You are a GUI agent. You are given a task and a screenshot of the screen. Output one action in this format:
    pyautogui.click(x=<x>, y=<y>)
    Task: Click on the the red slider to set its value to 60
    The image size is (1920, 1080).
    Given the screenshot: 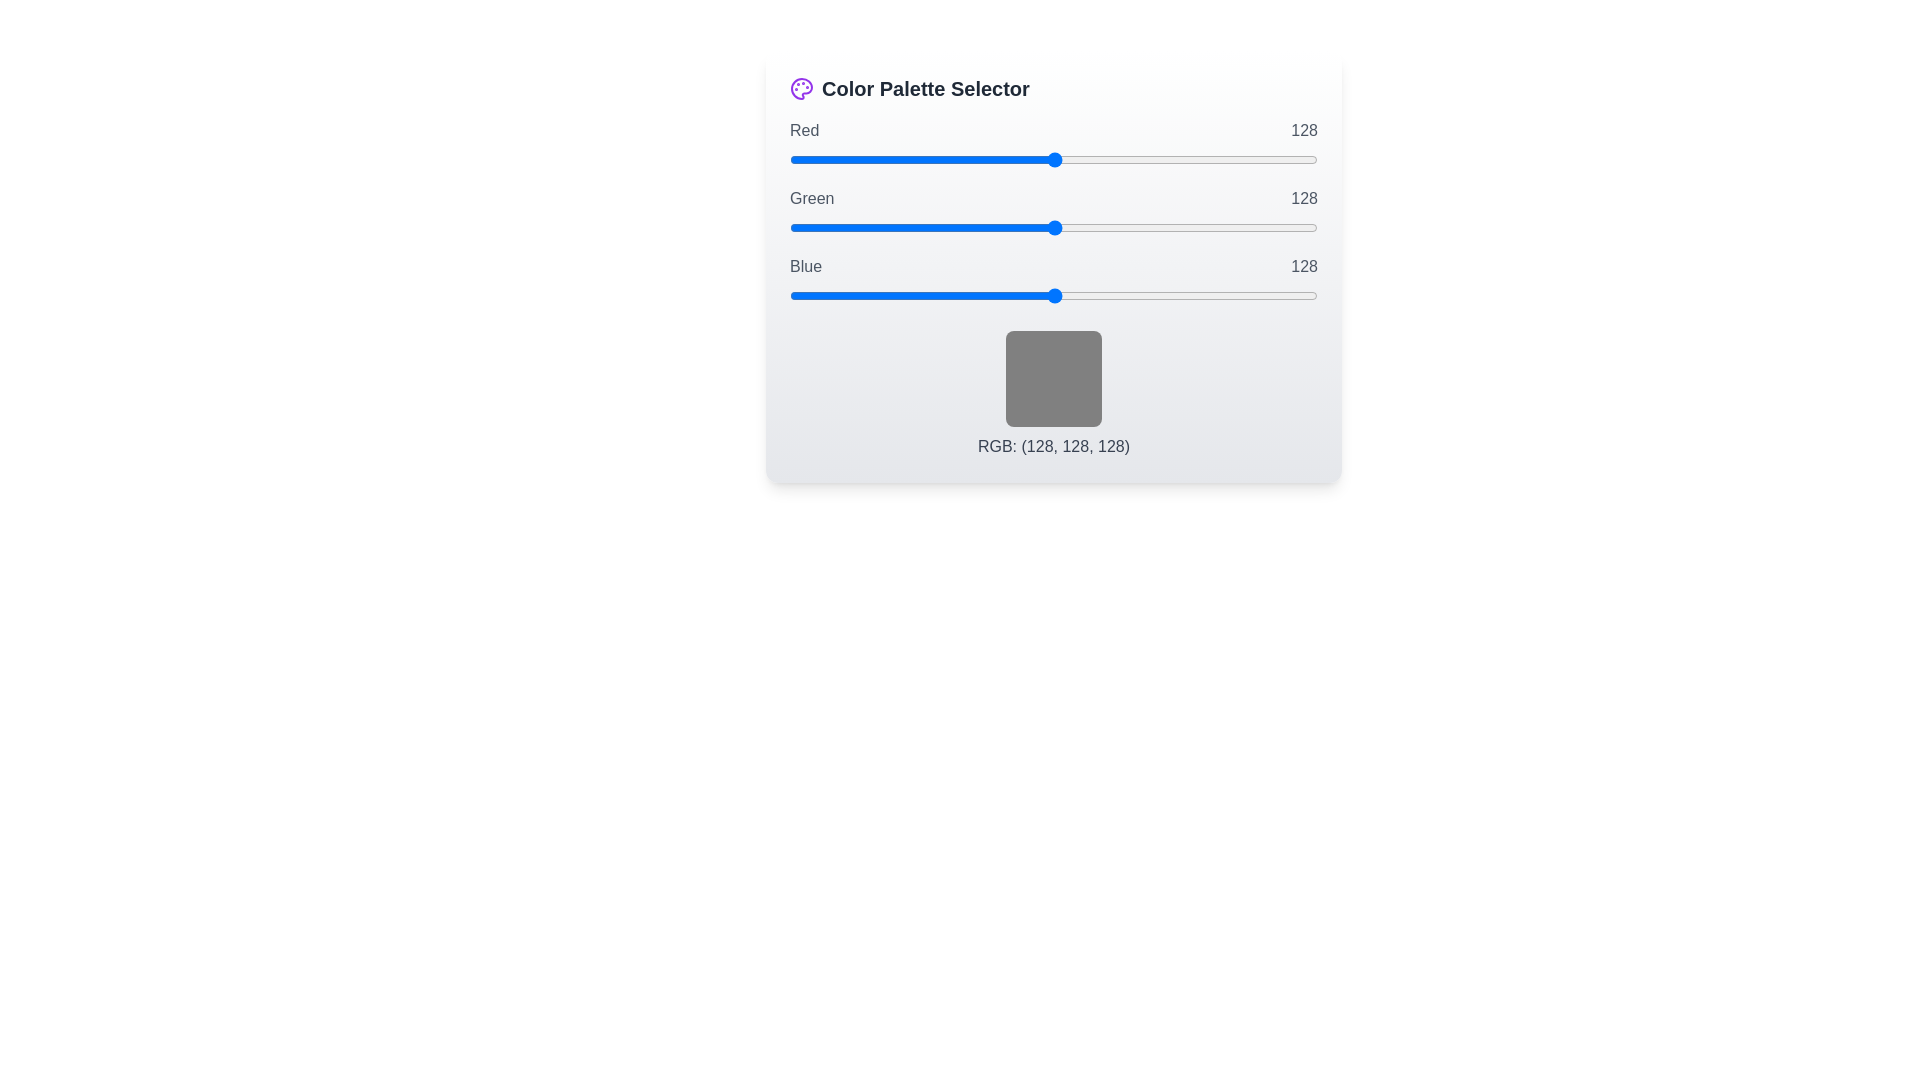 What is the action you would take?
    pyautogui.click(x=913, y=158)
    